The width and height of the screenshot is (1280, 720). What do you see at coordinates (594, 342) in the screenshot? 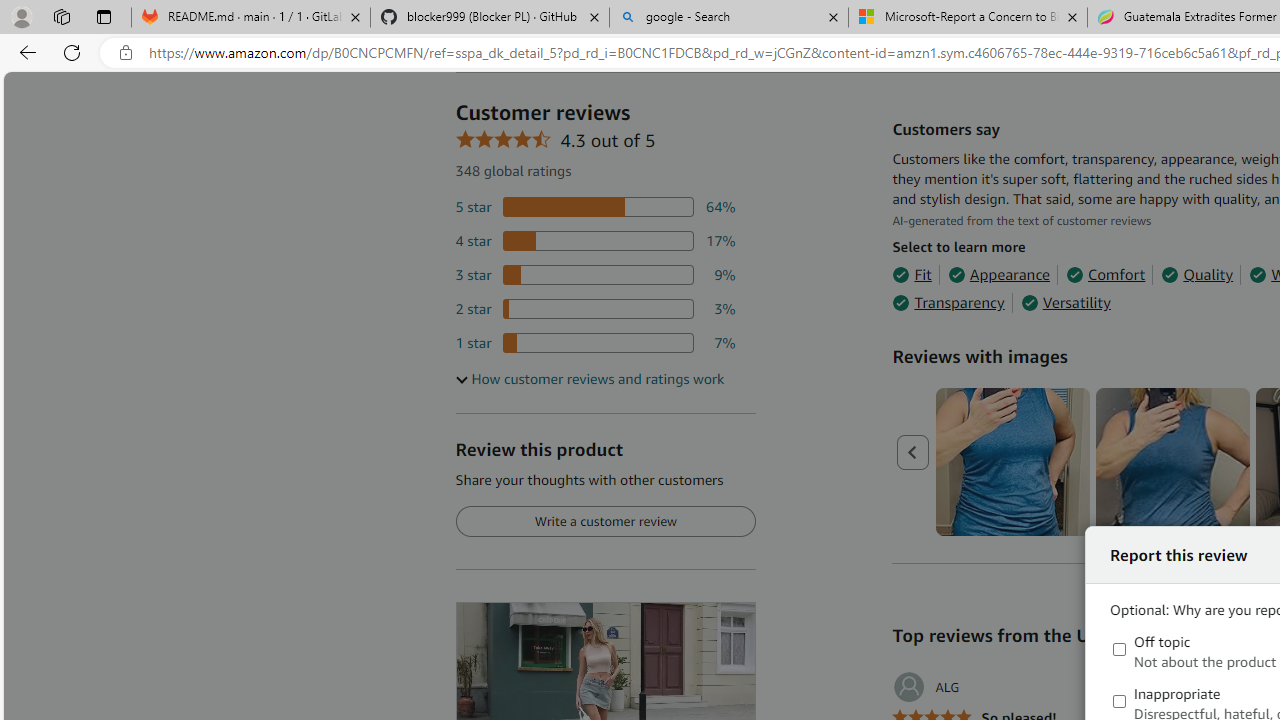
I see `'7 percent of reviews have 1 stars'` at bounding box center [594, 342].